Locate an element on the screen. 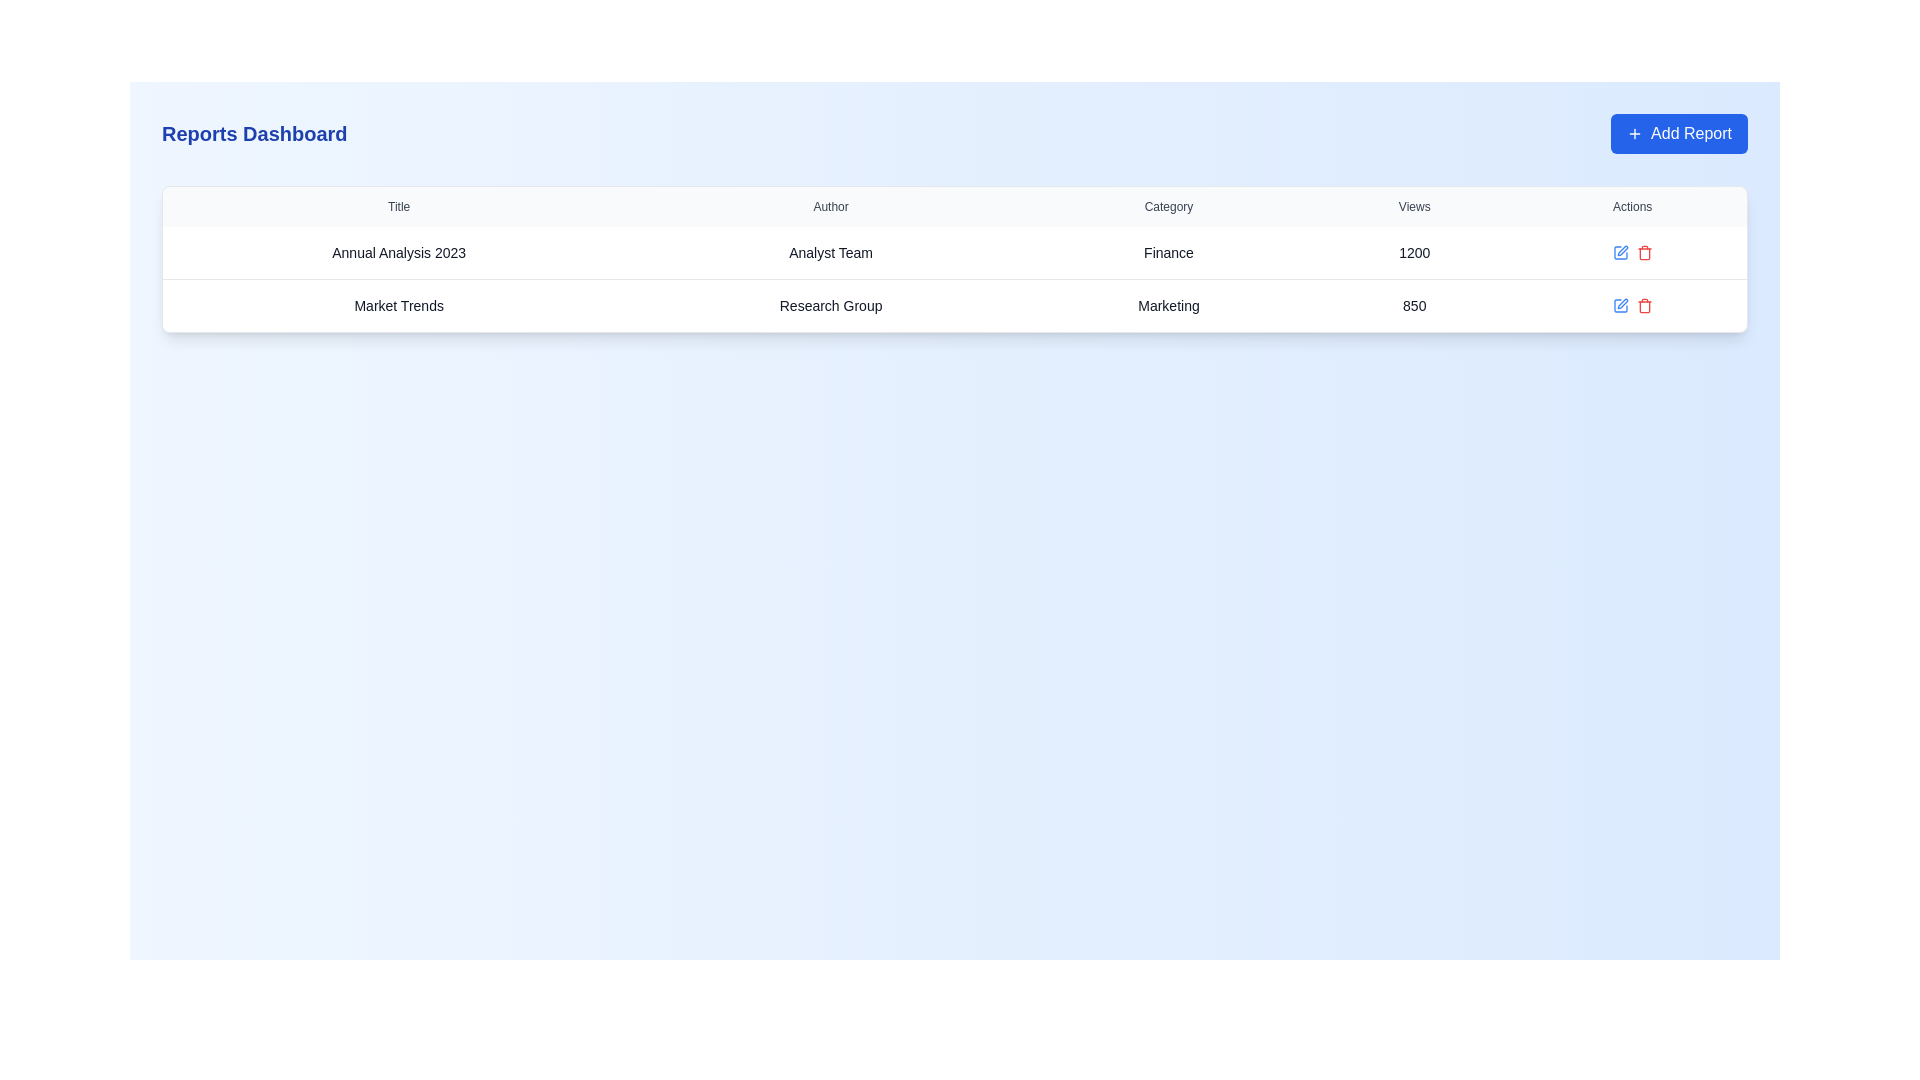  the 'Research Group' text block in the second column of the second row of the table to explore more details is located at coordinates (831, 305).